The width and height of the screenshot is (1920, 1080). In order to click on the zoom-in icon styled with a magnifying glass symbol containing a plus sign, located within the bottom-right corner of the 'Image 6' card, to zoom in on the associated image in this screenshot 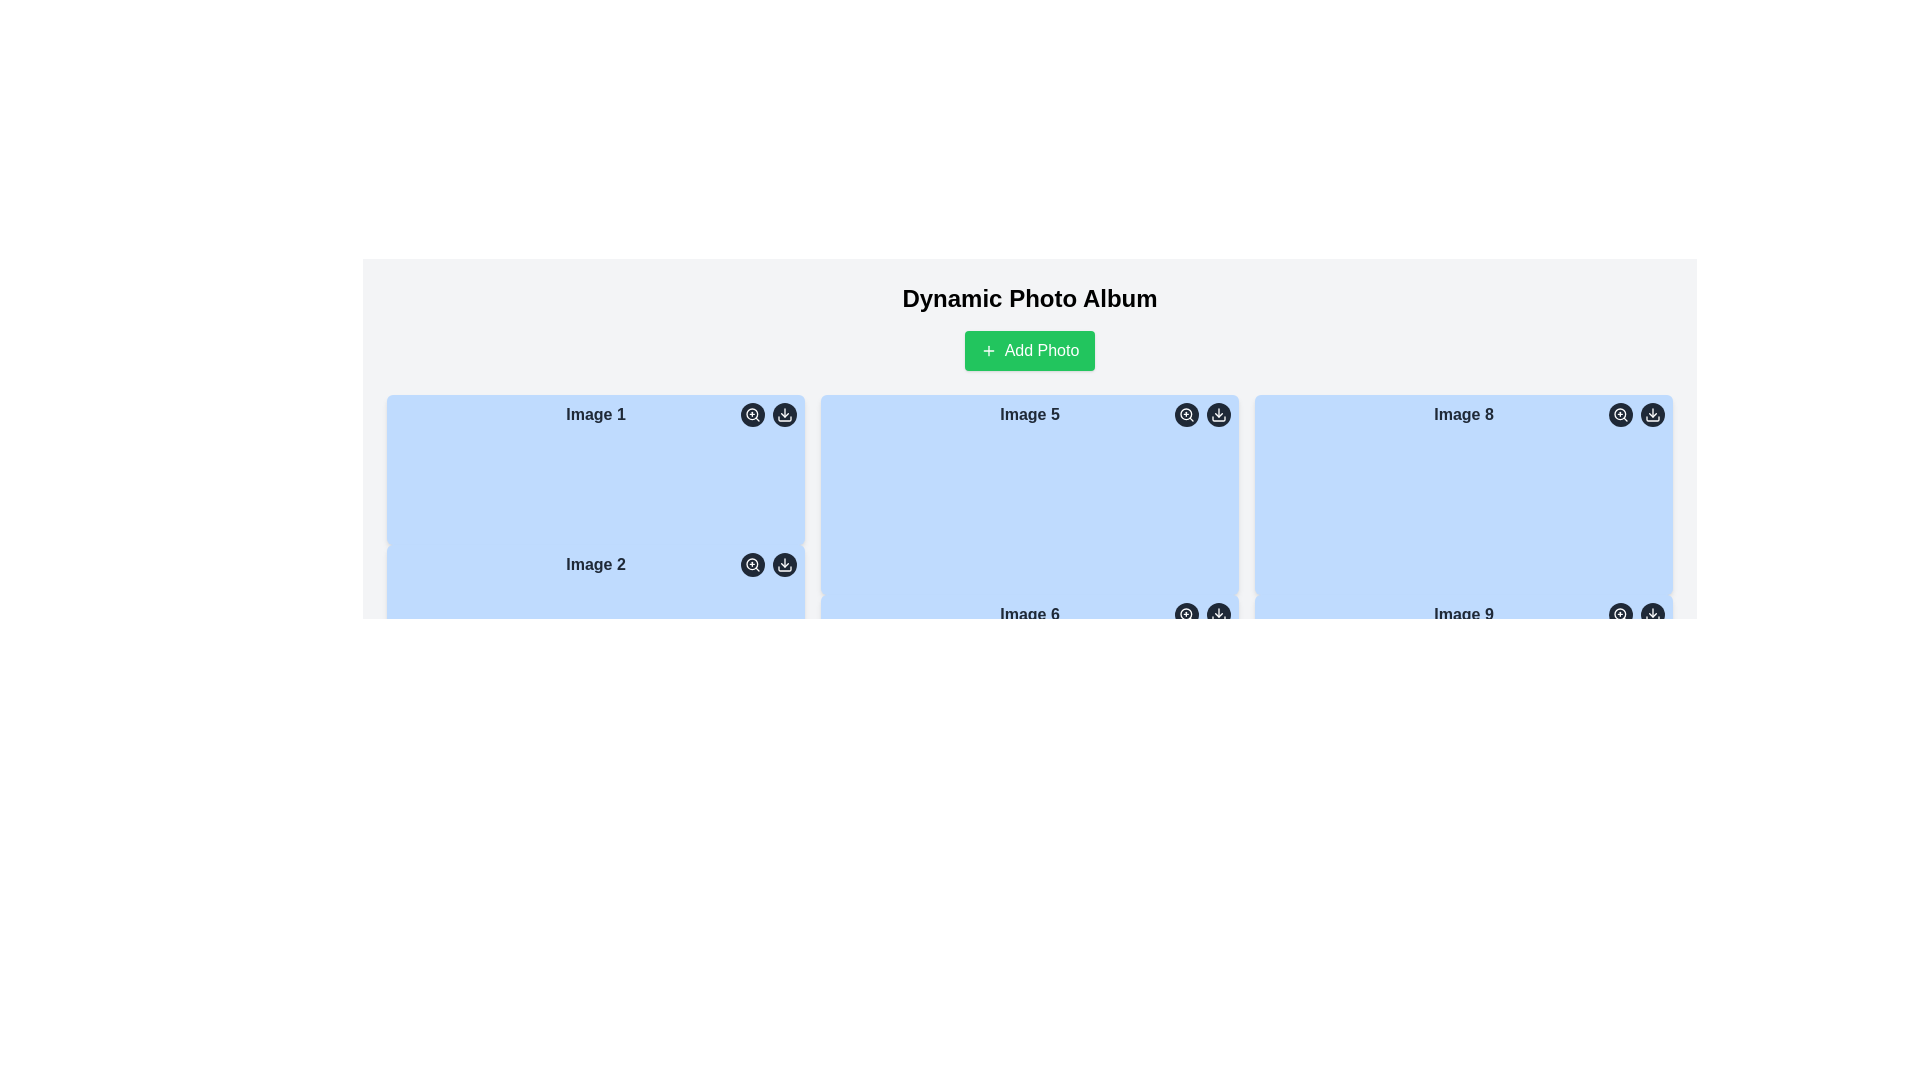, I will do `click(1186, 613)`.